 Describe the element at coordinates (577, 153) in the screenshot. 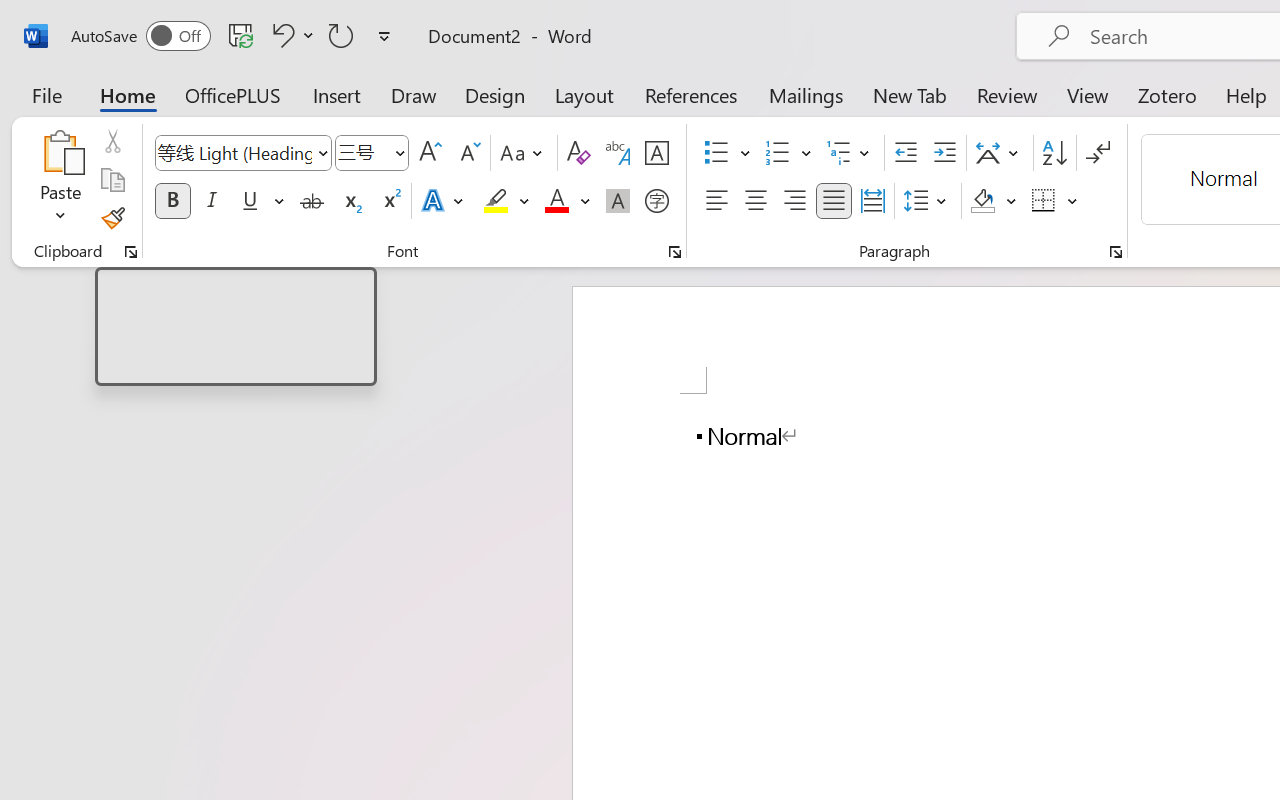

I see `'Clear Formatting'` at that location.